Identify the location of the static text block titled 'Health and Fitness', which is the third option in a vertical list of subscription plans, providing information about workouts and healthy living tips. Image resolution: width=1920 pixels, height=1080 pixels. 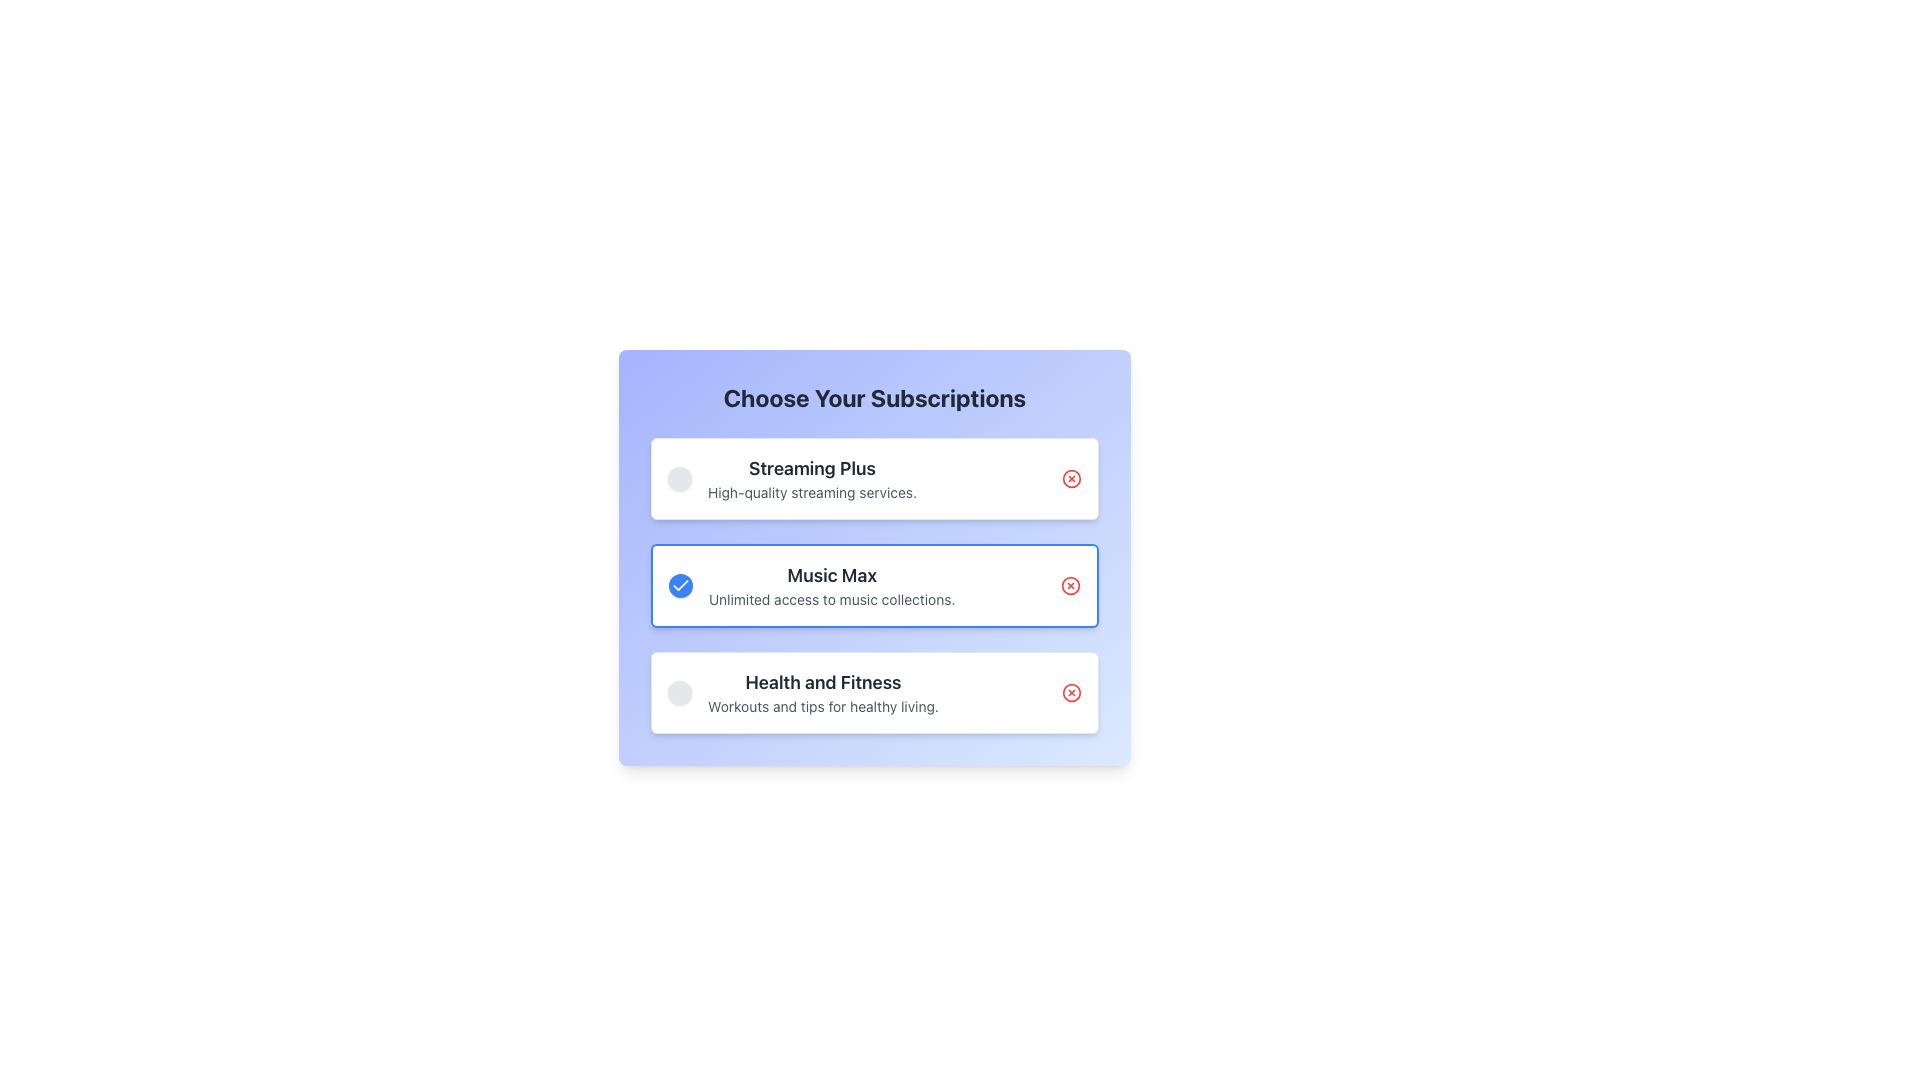
(823, 692).